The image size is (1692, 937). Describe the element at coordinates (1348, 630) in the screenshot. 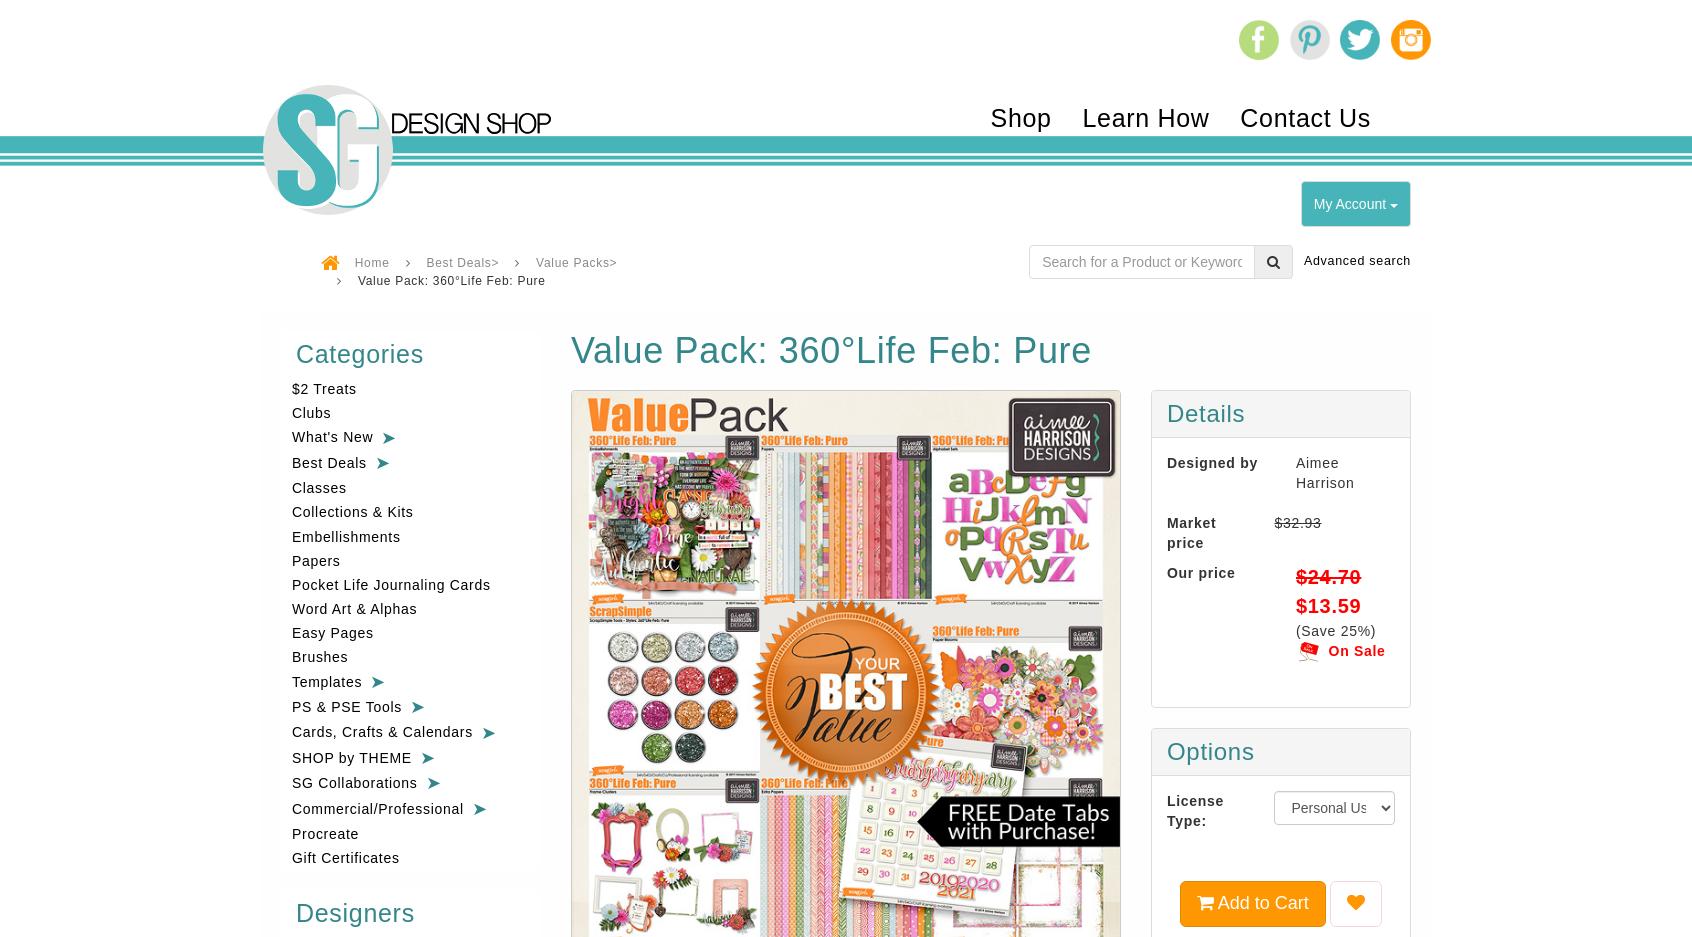

I see `'25'` at that location.